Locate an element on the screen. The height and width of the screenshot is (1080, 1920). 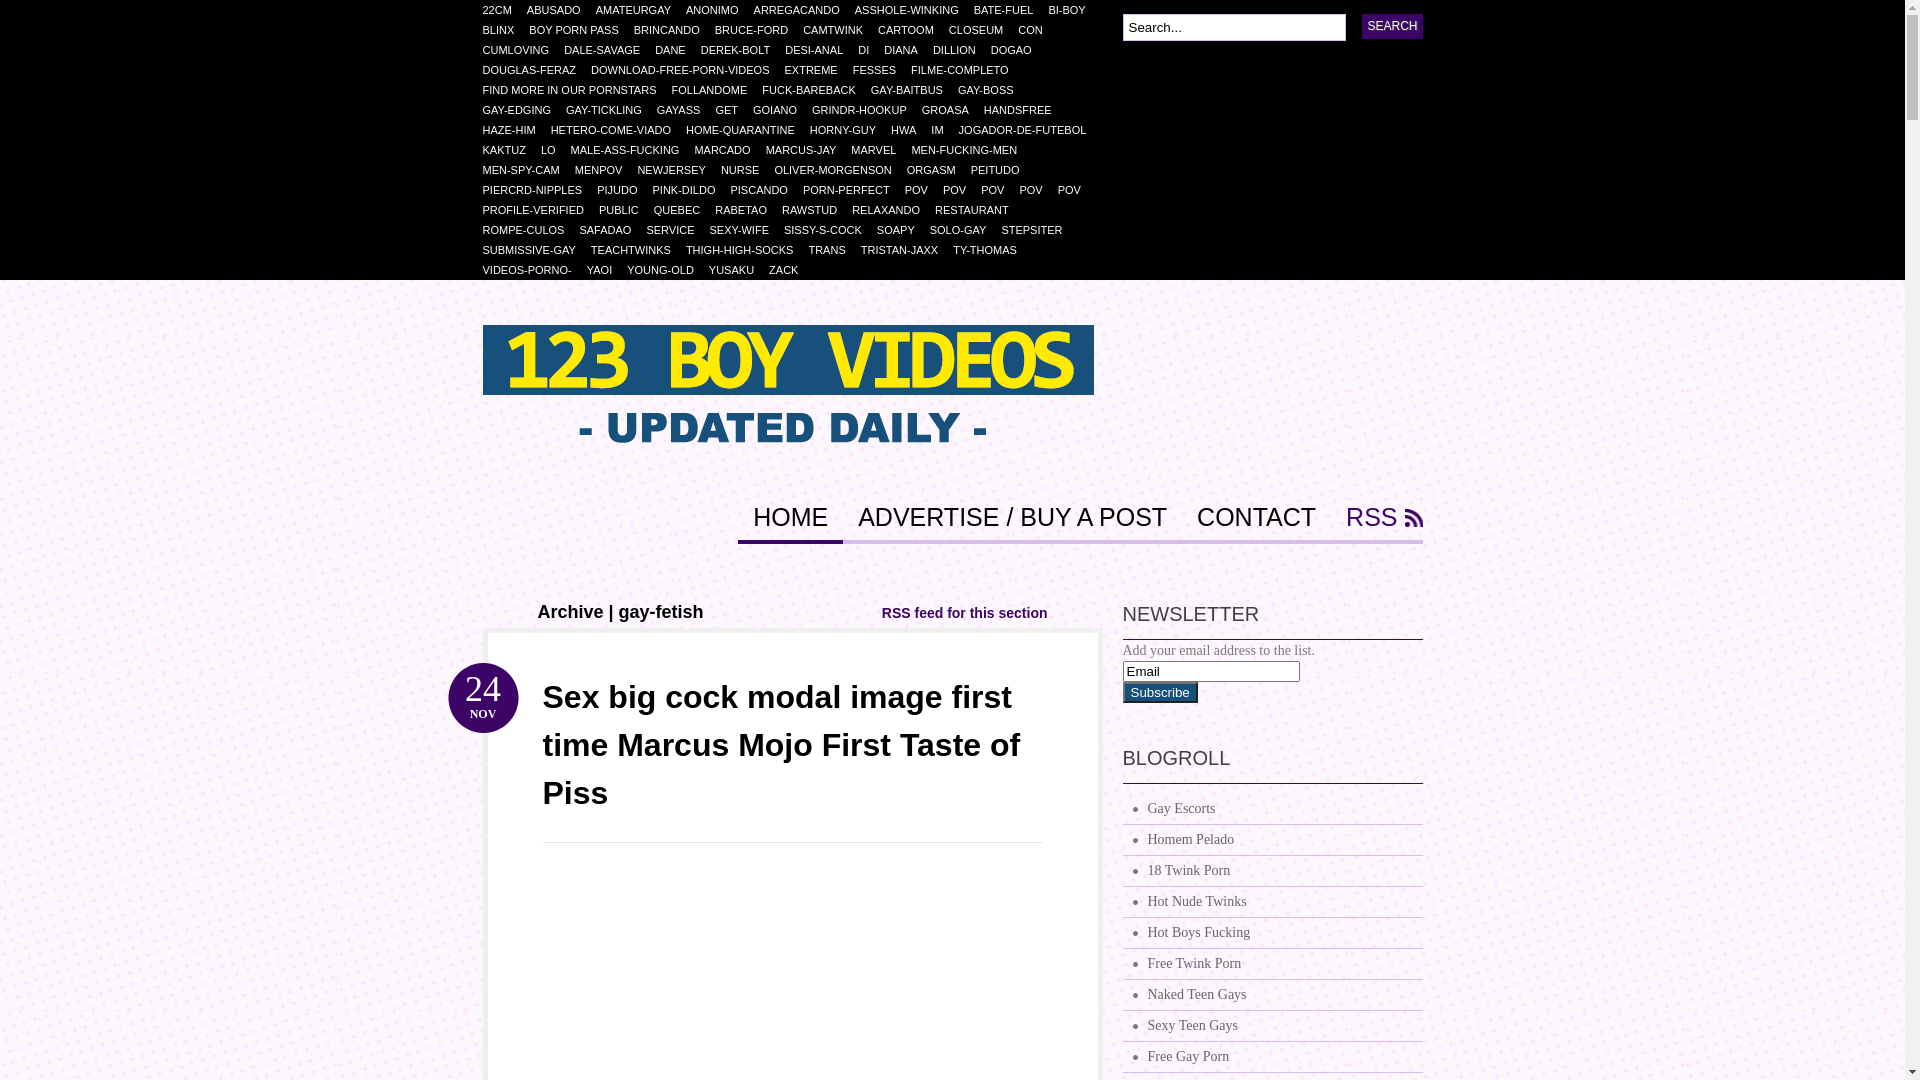
'GRINDR-HOOKUP' is located at coordinates (811, 110).